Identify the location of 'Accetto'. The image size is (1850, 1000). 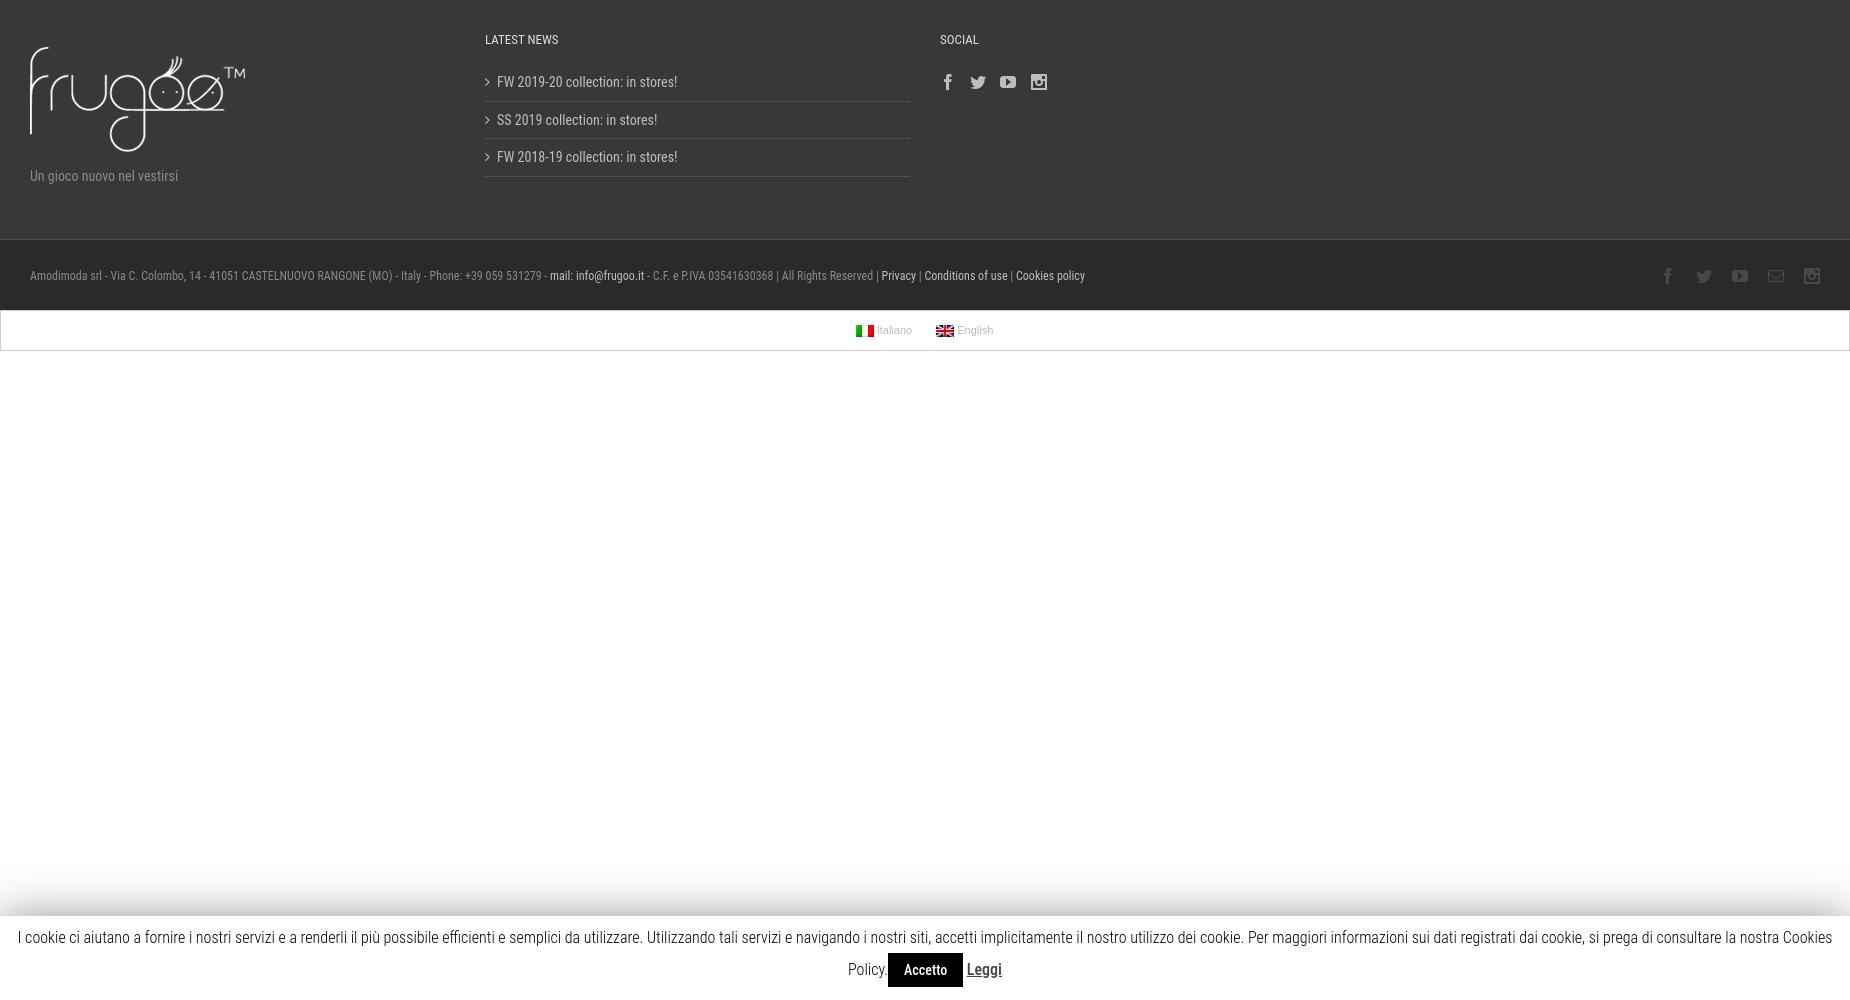
(925, 969).